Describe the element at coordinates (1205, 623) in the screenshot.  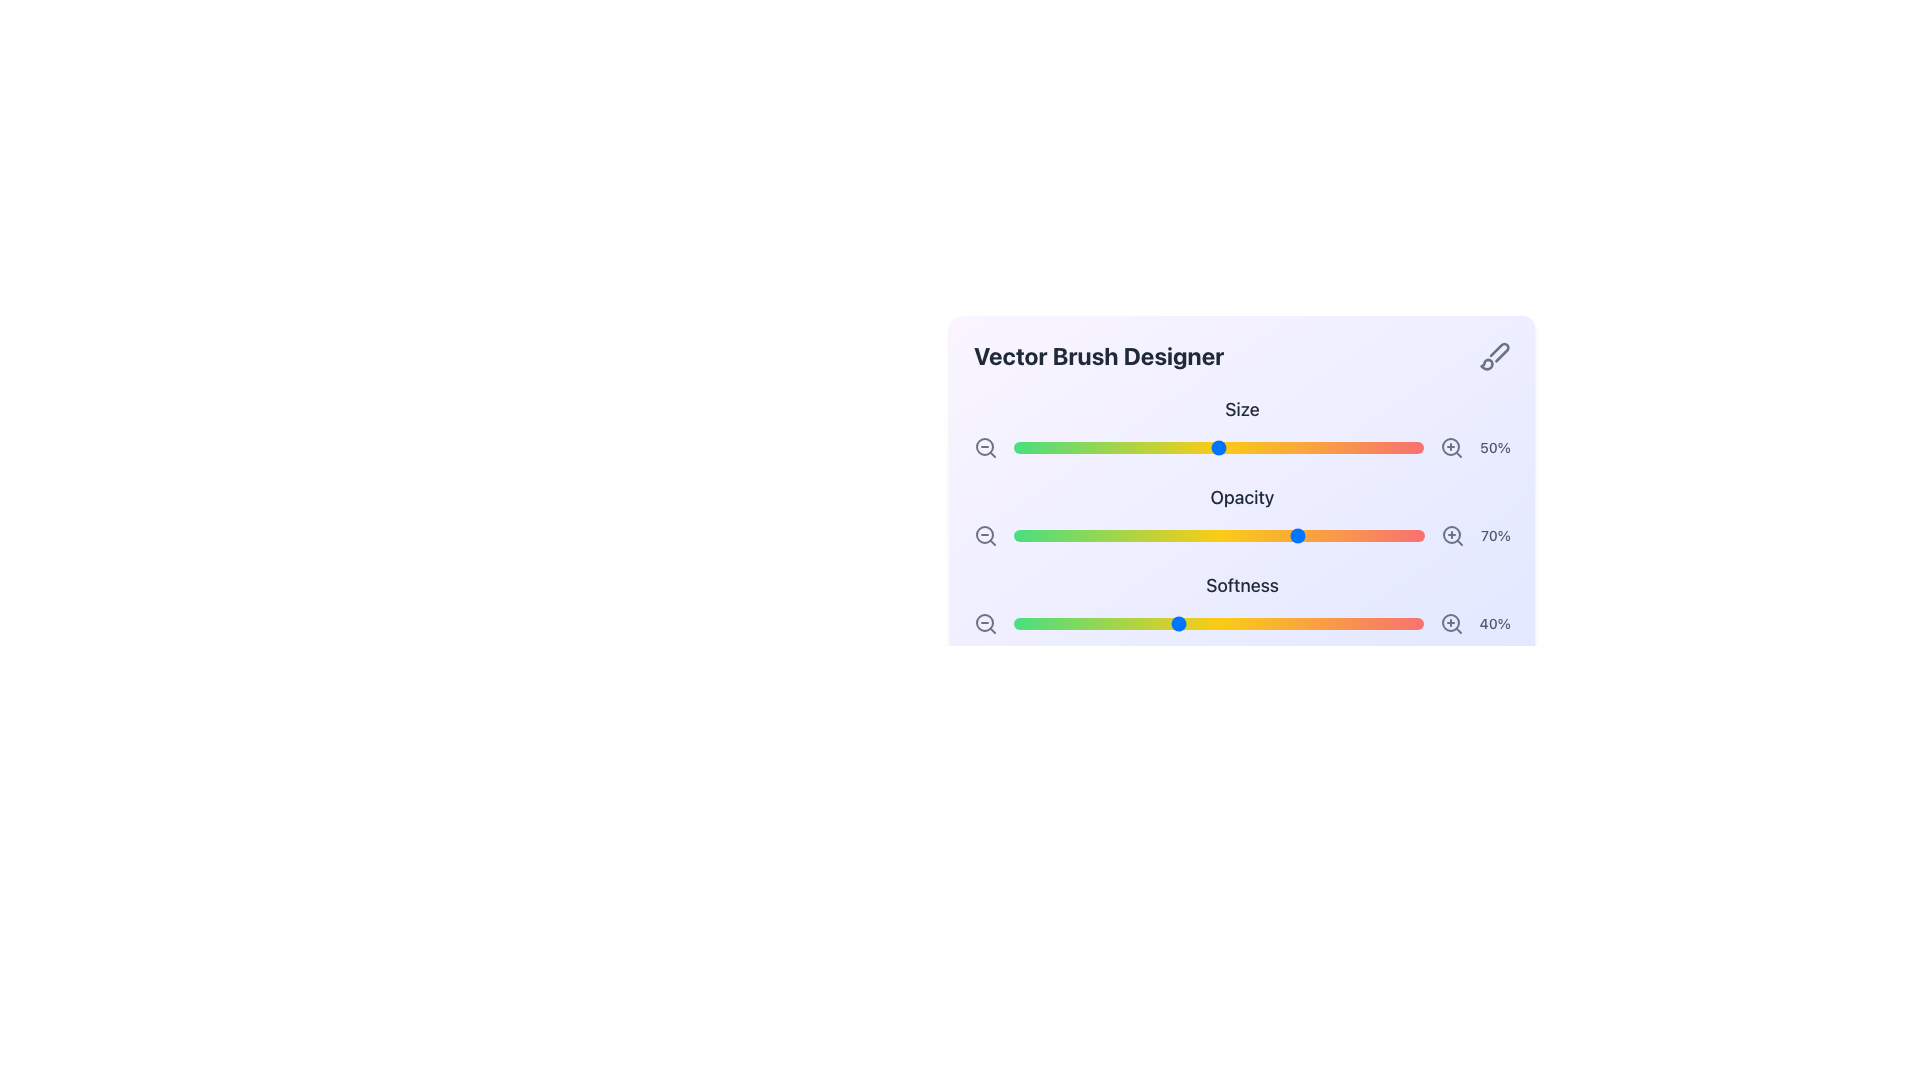
I see `softness` at that location.